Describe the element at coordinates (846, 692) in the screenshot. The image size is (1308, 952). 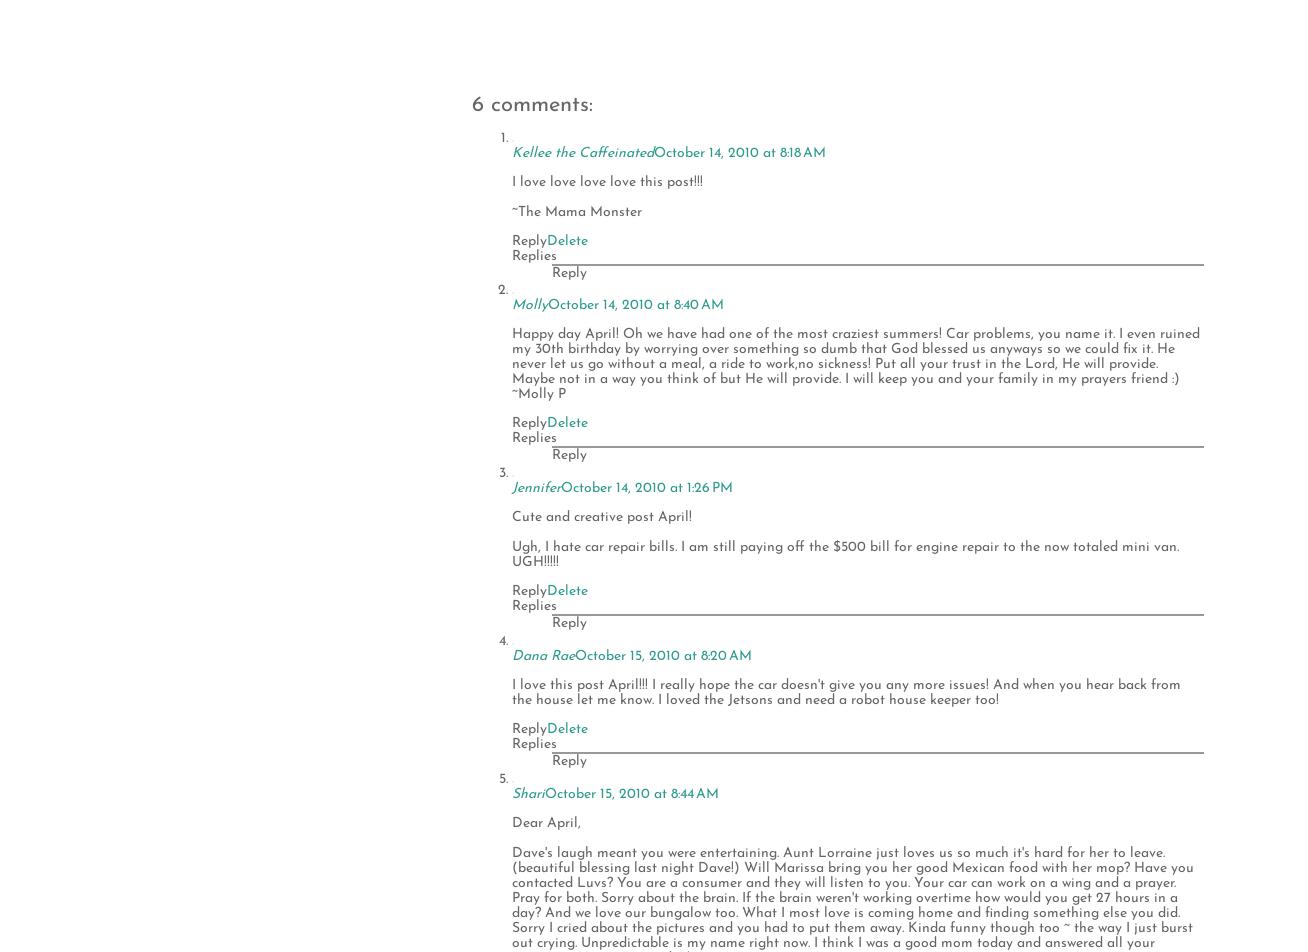
I see `'I love this post April!!! I really hope the car doesn't give you any more issues! And when you hear back from the house let me know. I loved the Jetsons and need a robot house keeper too!'` at that location.